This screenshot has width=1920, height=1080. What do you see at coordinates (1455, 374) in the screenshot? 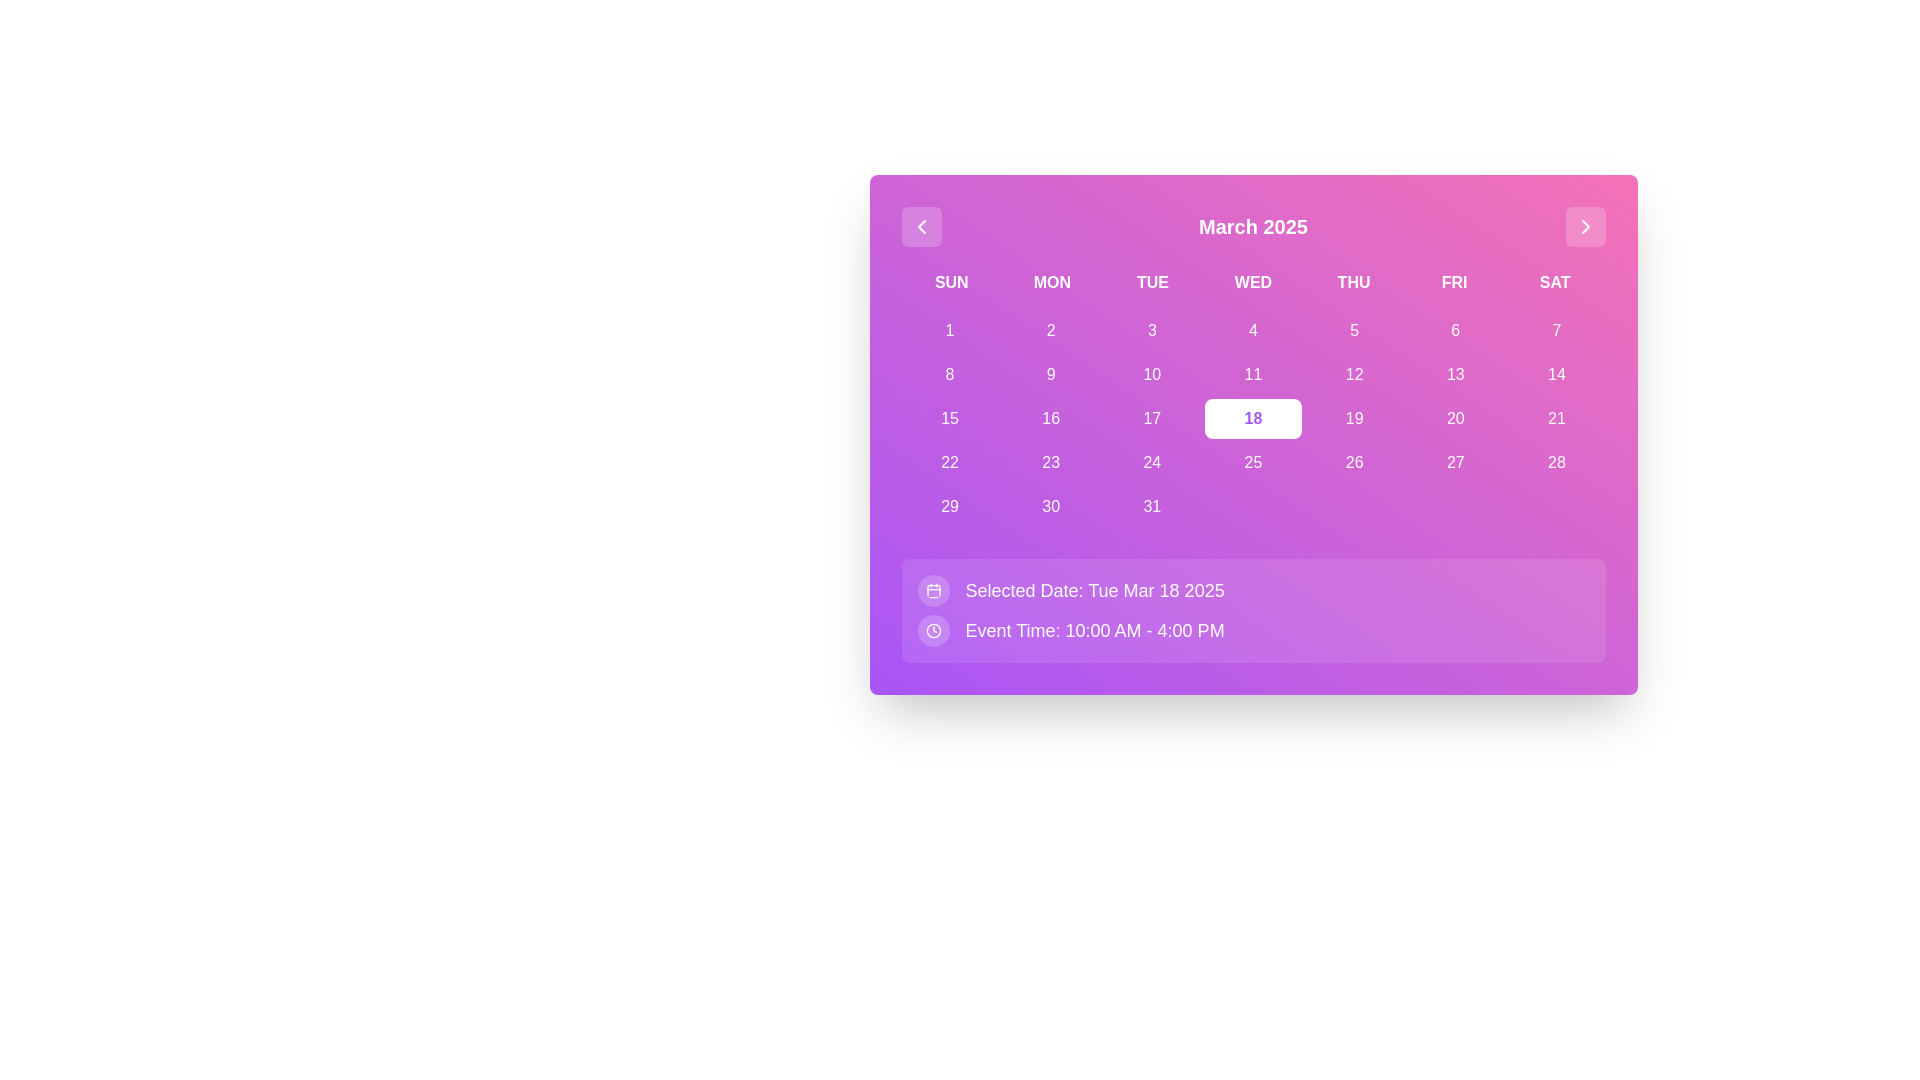
I see `the button` at bounding box center [1455, 374].